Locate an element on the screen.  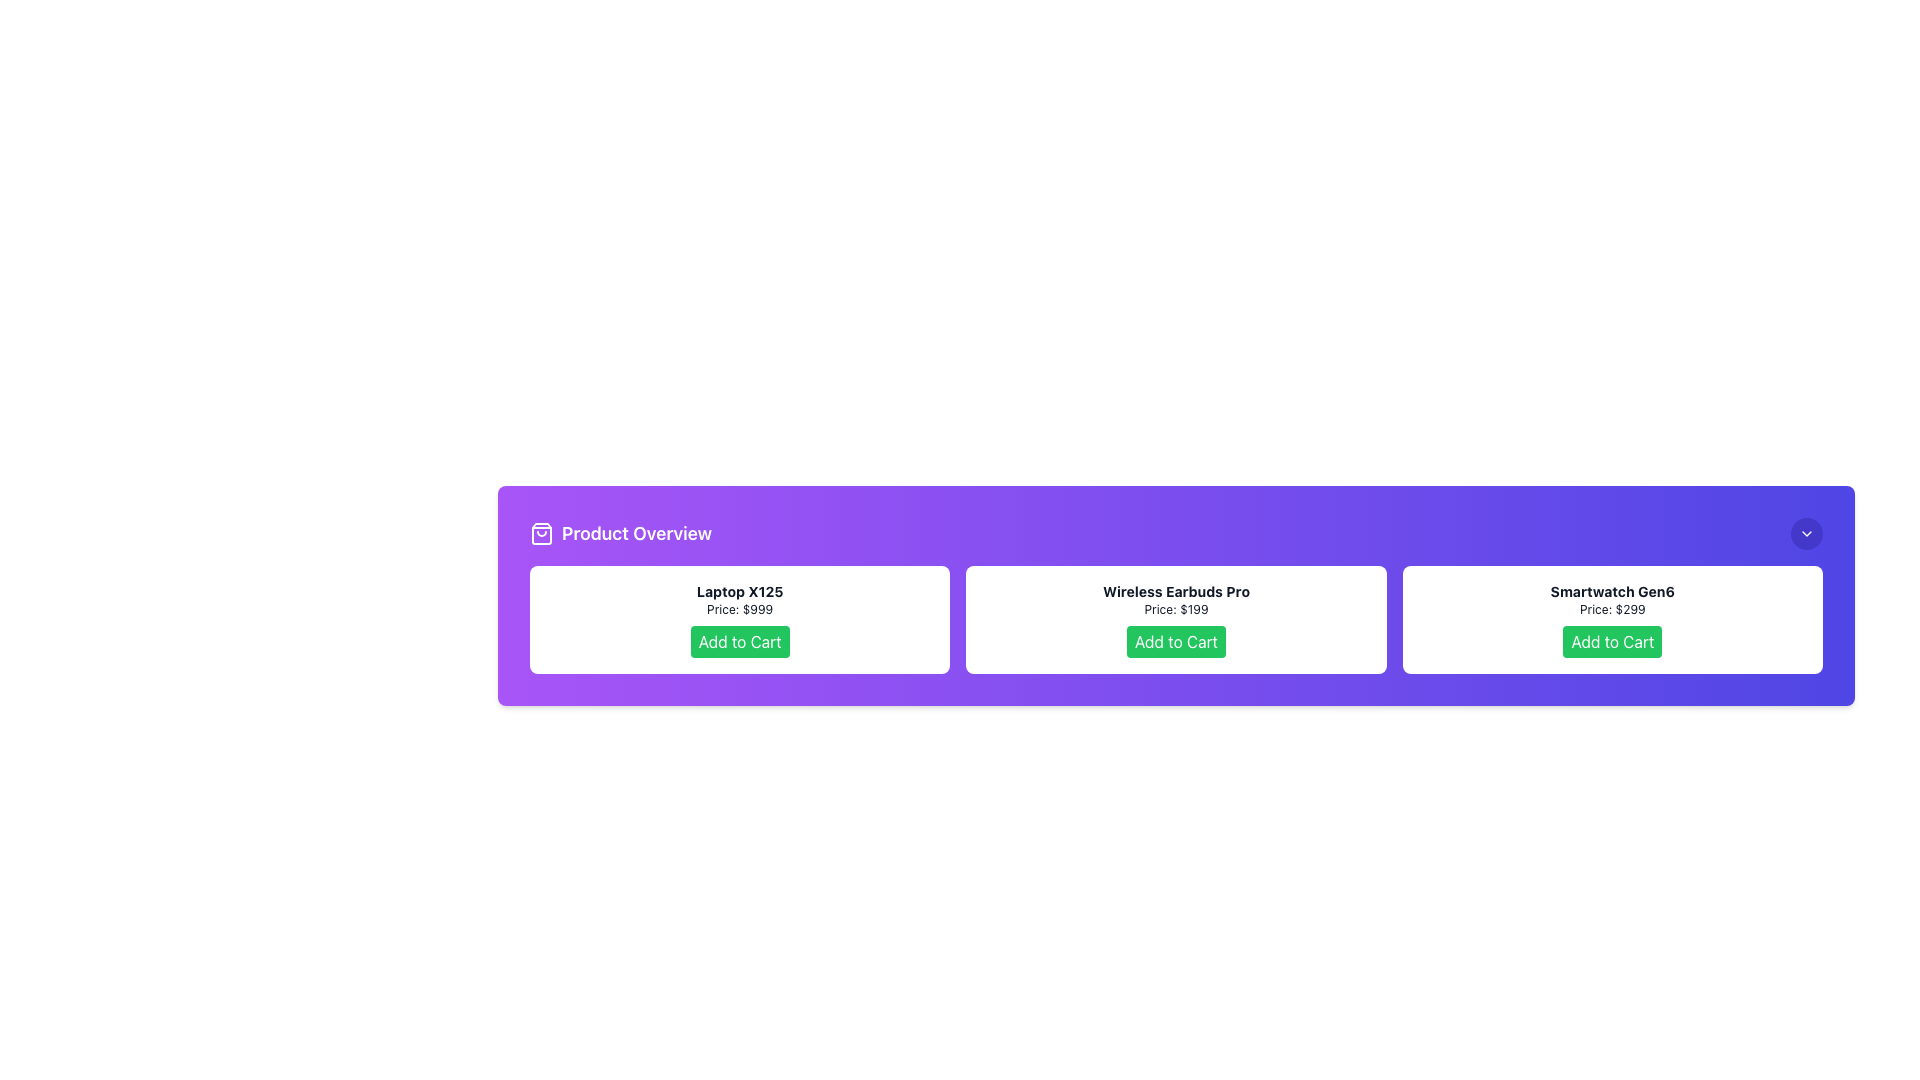
the 'Add to Cart' button for the product 'Laptop X125' is located at coordinates (739, 641).